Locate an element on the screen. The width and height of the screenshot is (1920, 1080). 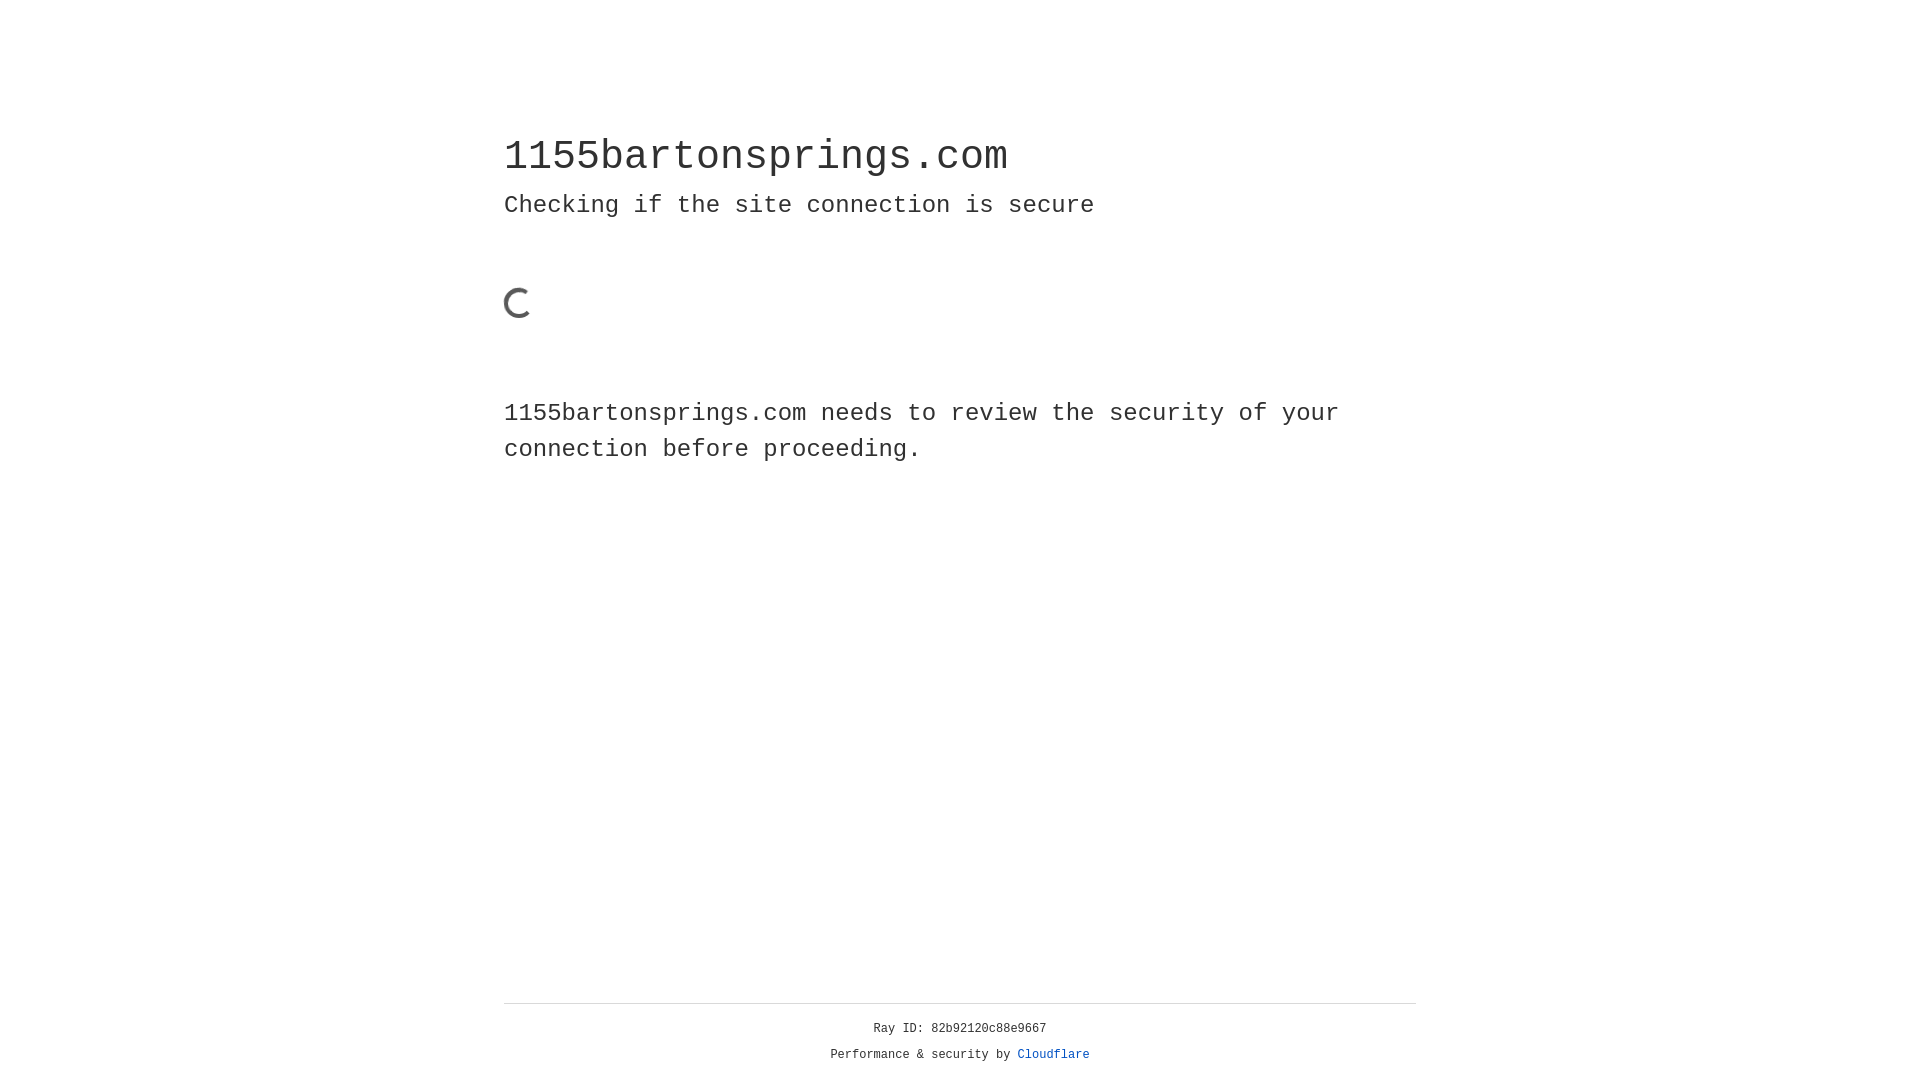
'Cloudflare' is located at coordinates (1053, 1054).